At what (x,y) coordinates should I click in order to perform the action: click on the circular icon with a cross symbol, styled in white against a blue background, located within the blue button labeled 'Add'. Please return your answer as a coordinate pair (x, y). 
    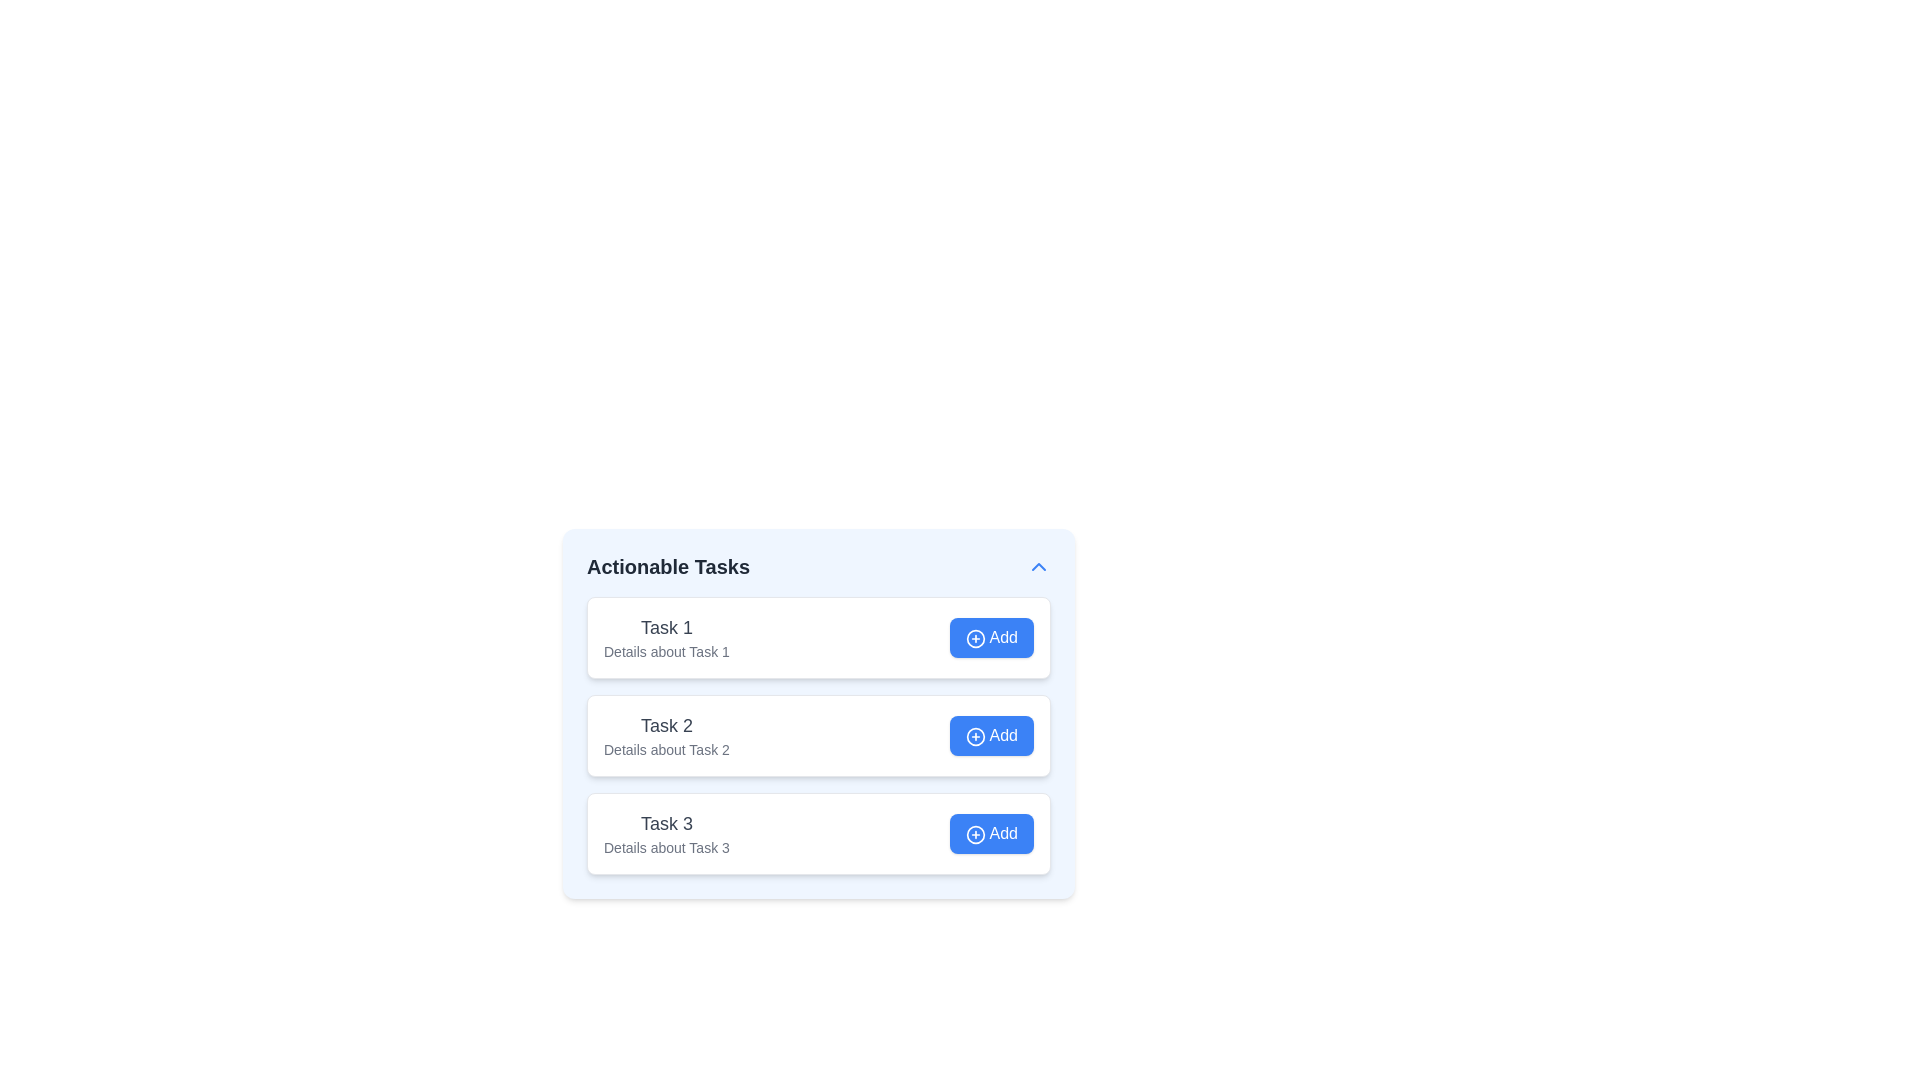
    Looking at the image, I should click on (975, 638).